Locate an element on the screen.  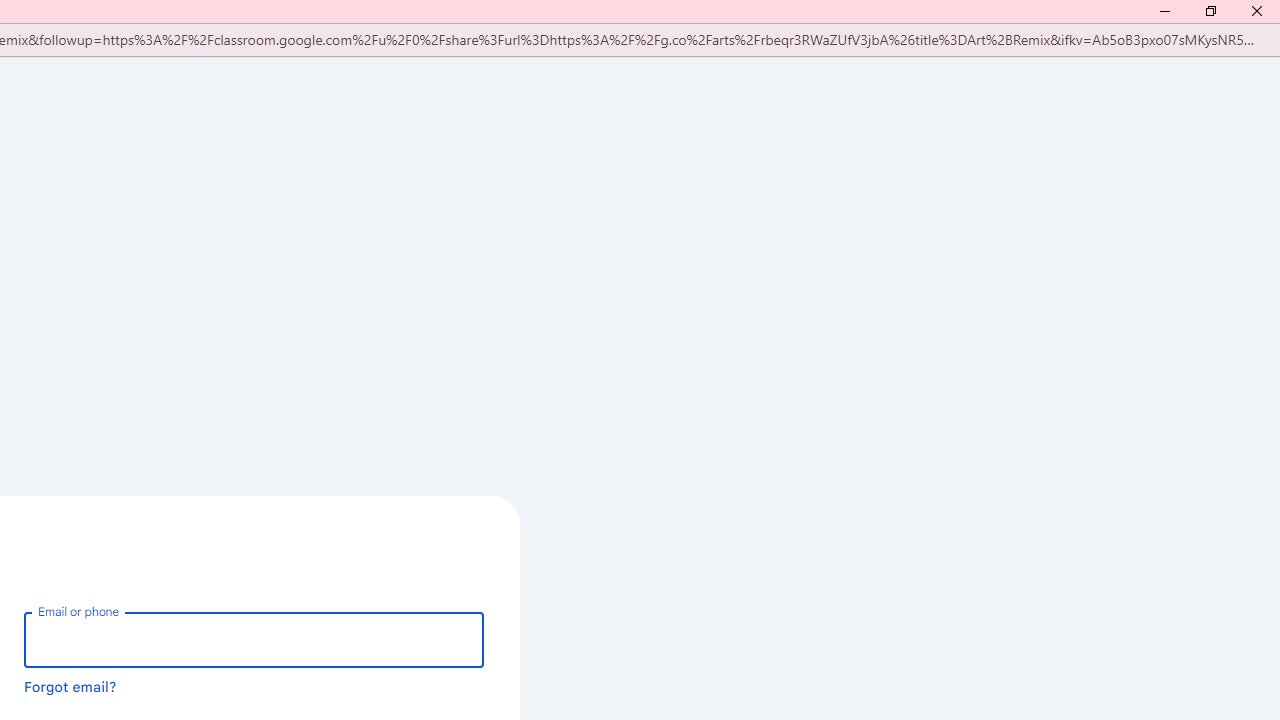
'Email or phone' is located at coordinates (253, 640).